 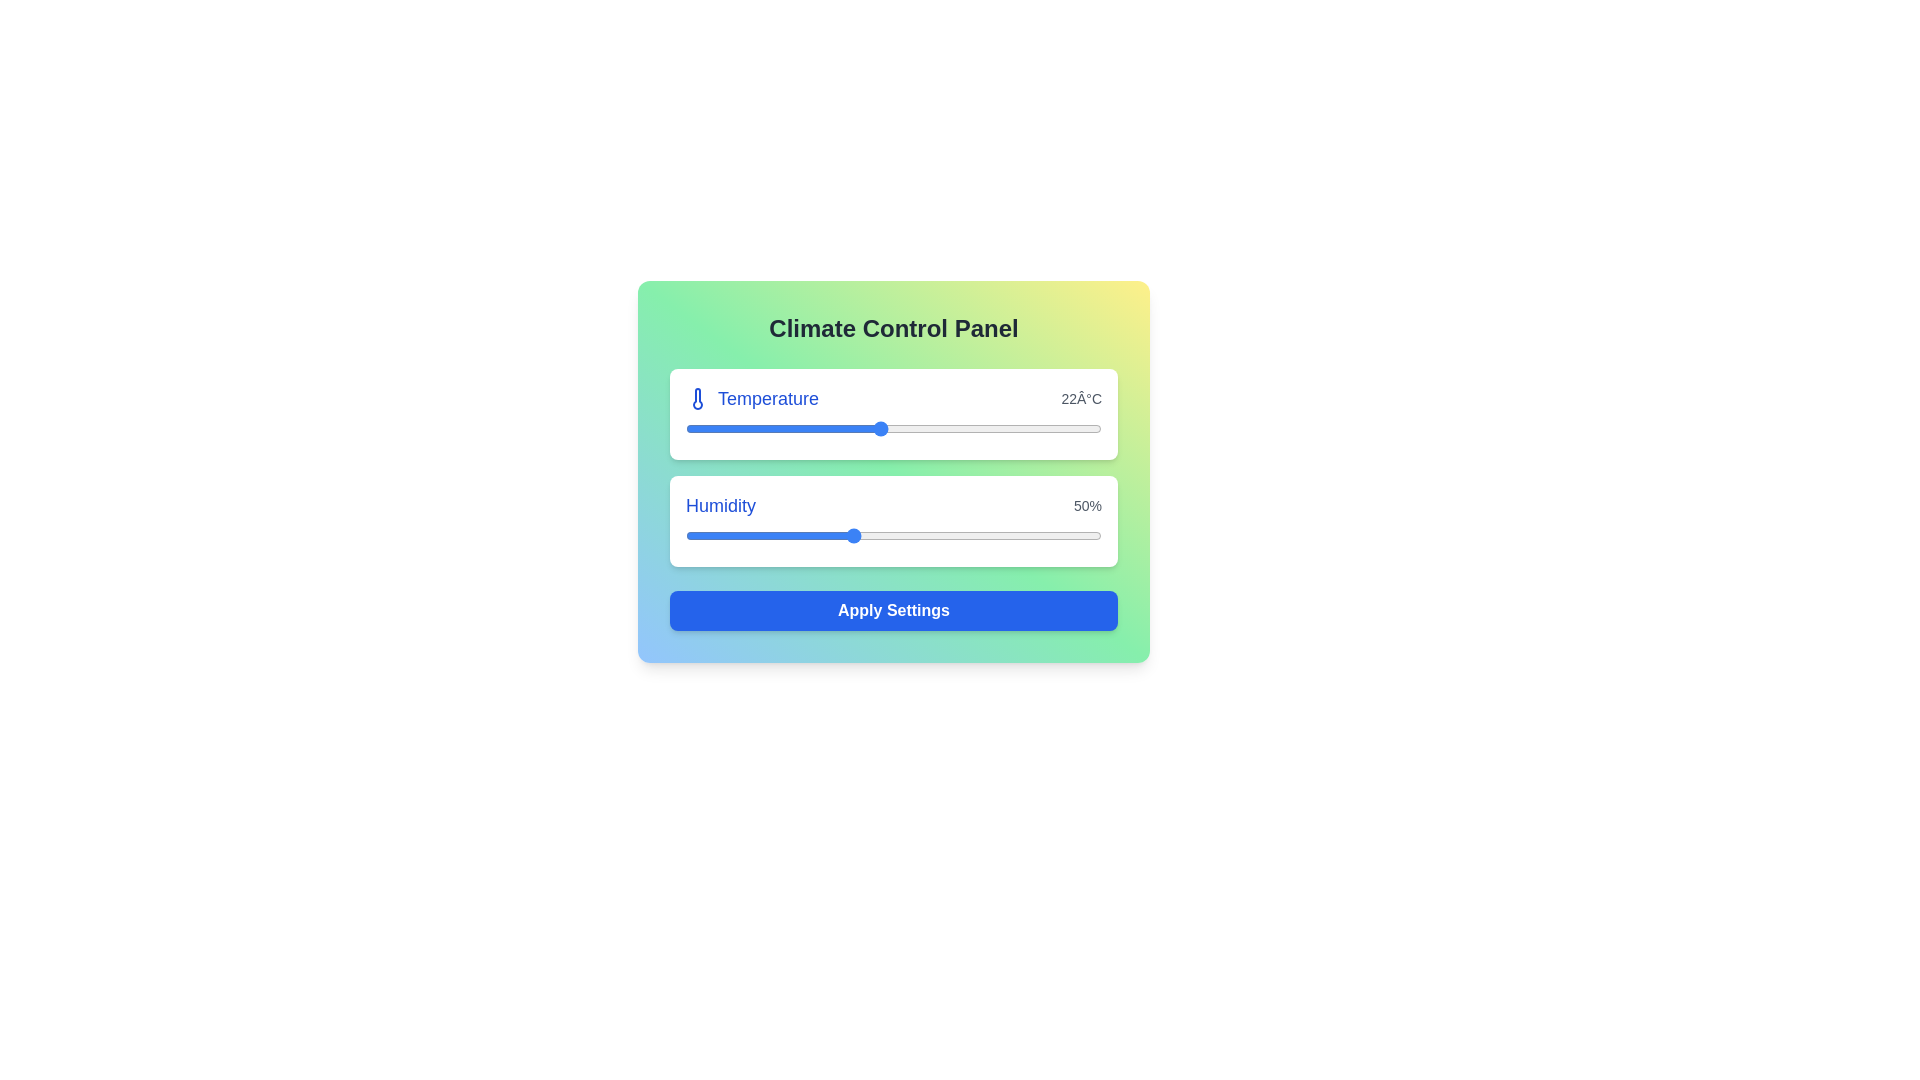 What do you see at coordinates (1035, 535) in the screenshot?
I see `the humidity level` at bounding box center [1035, 535].